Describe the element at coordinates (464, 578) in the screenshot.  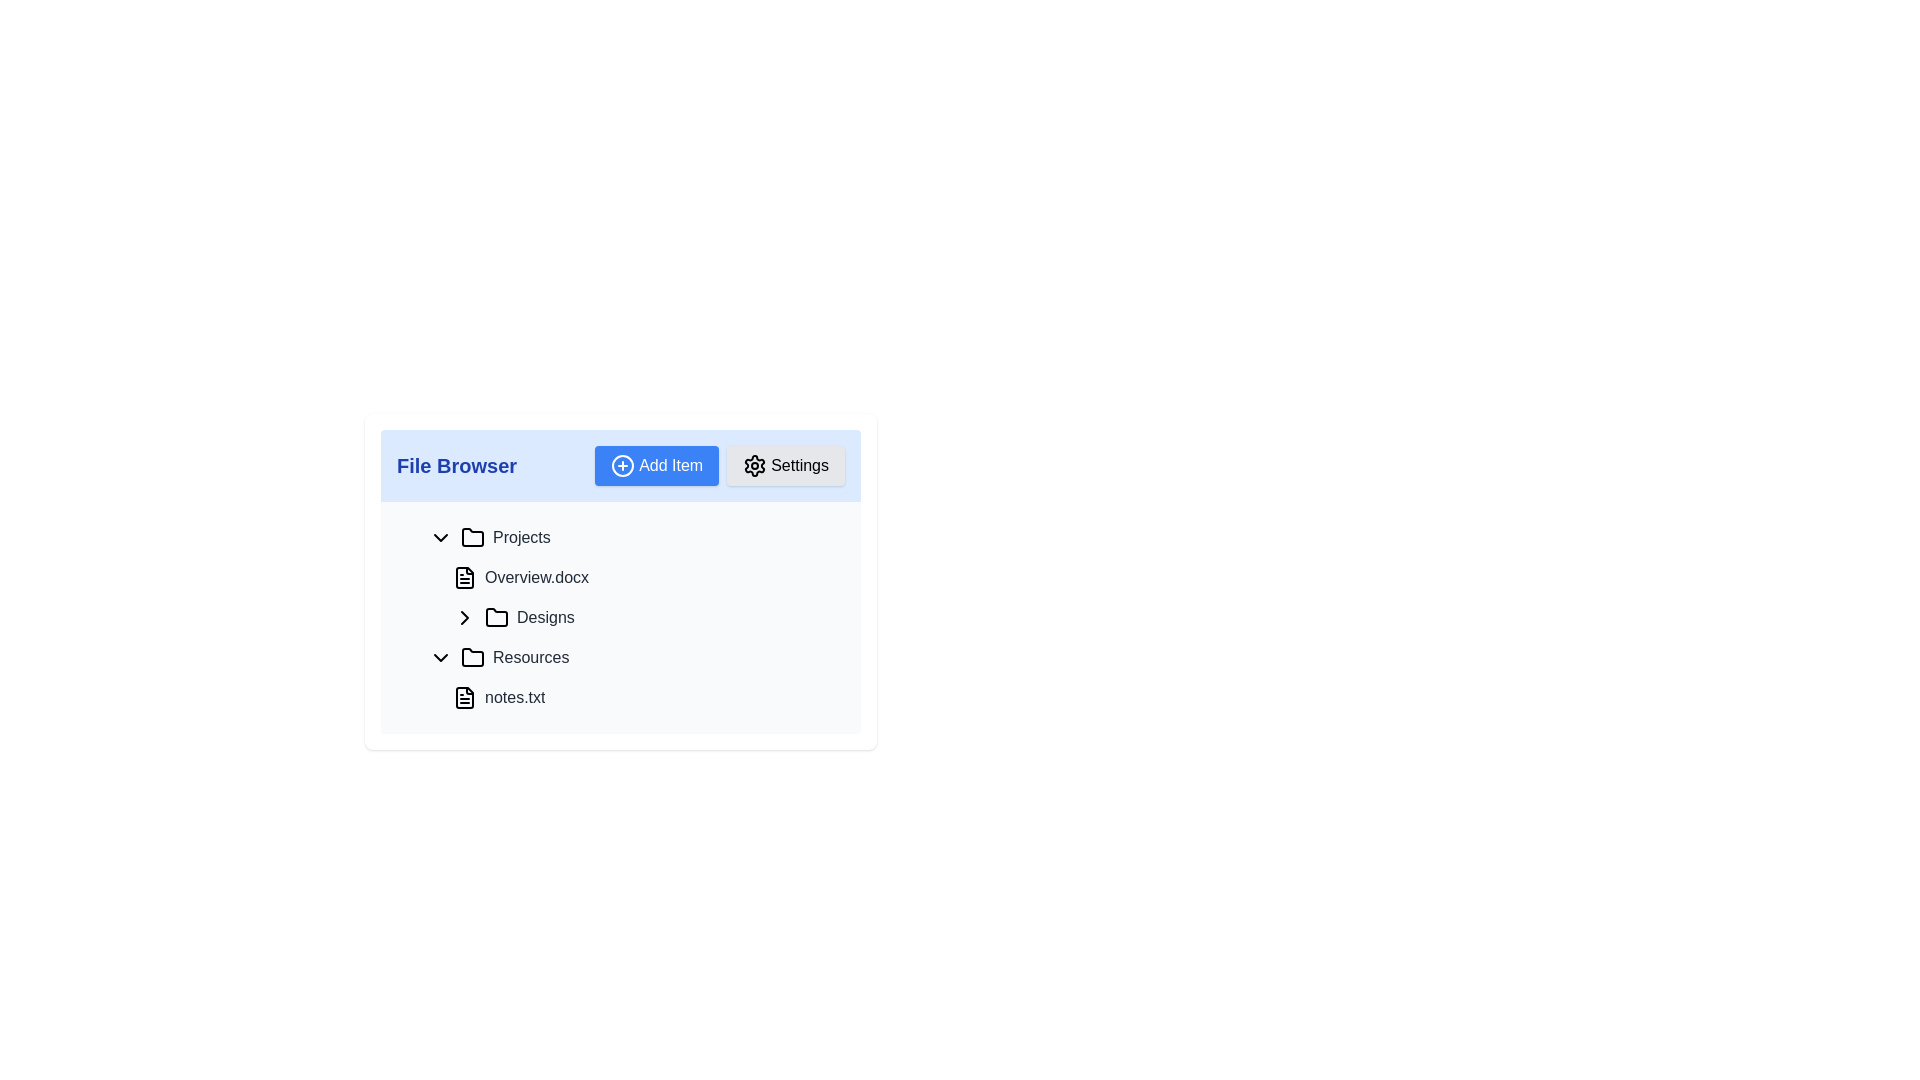
I see `the document icon representing 'Overview.docx'` at that location.